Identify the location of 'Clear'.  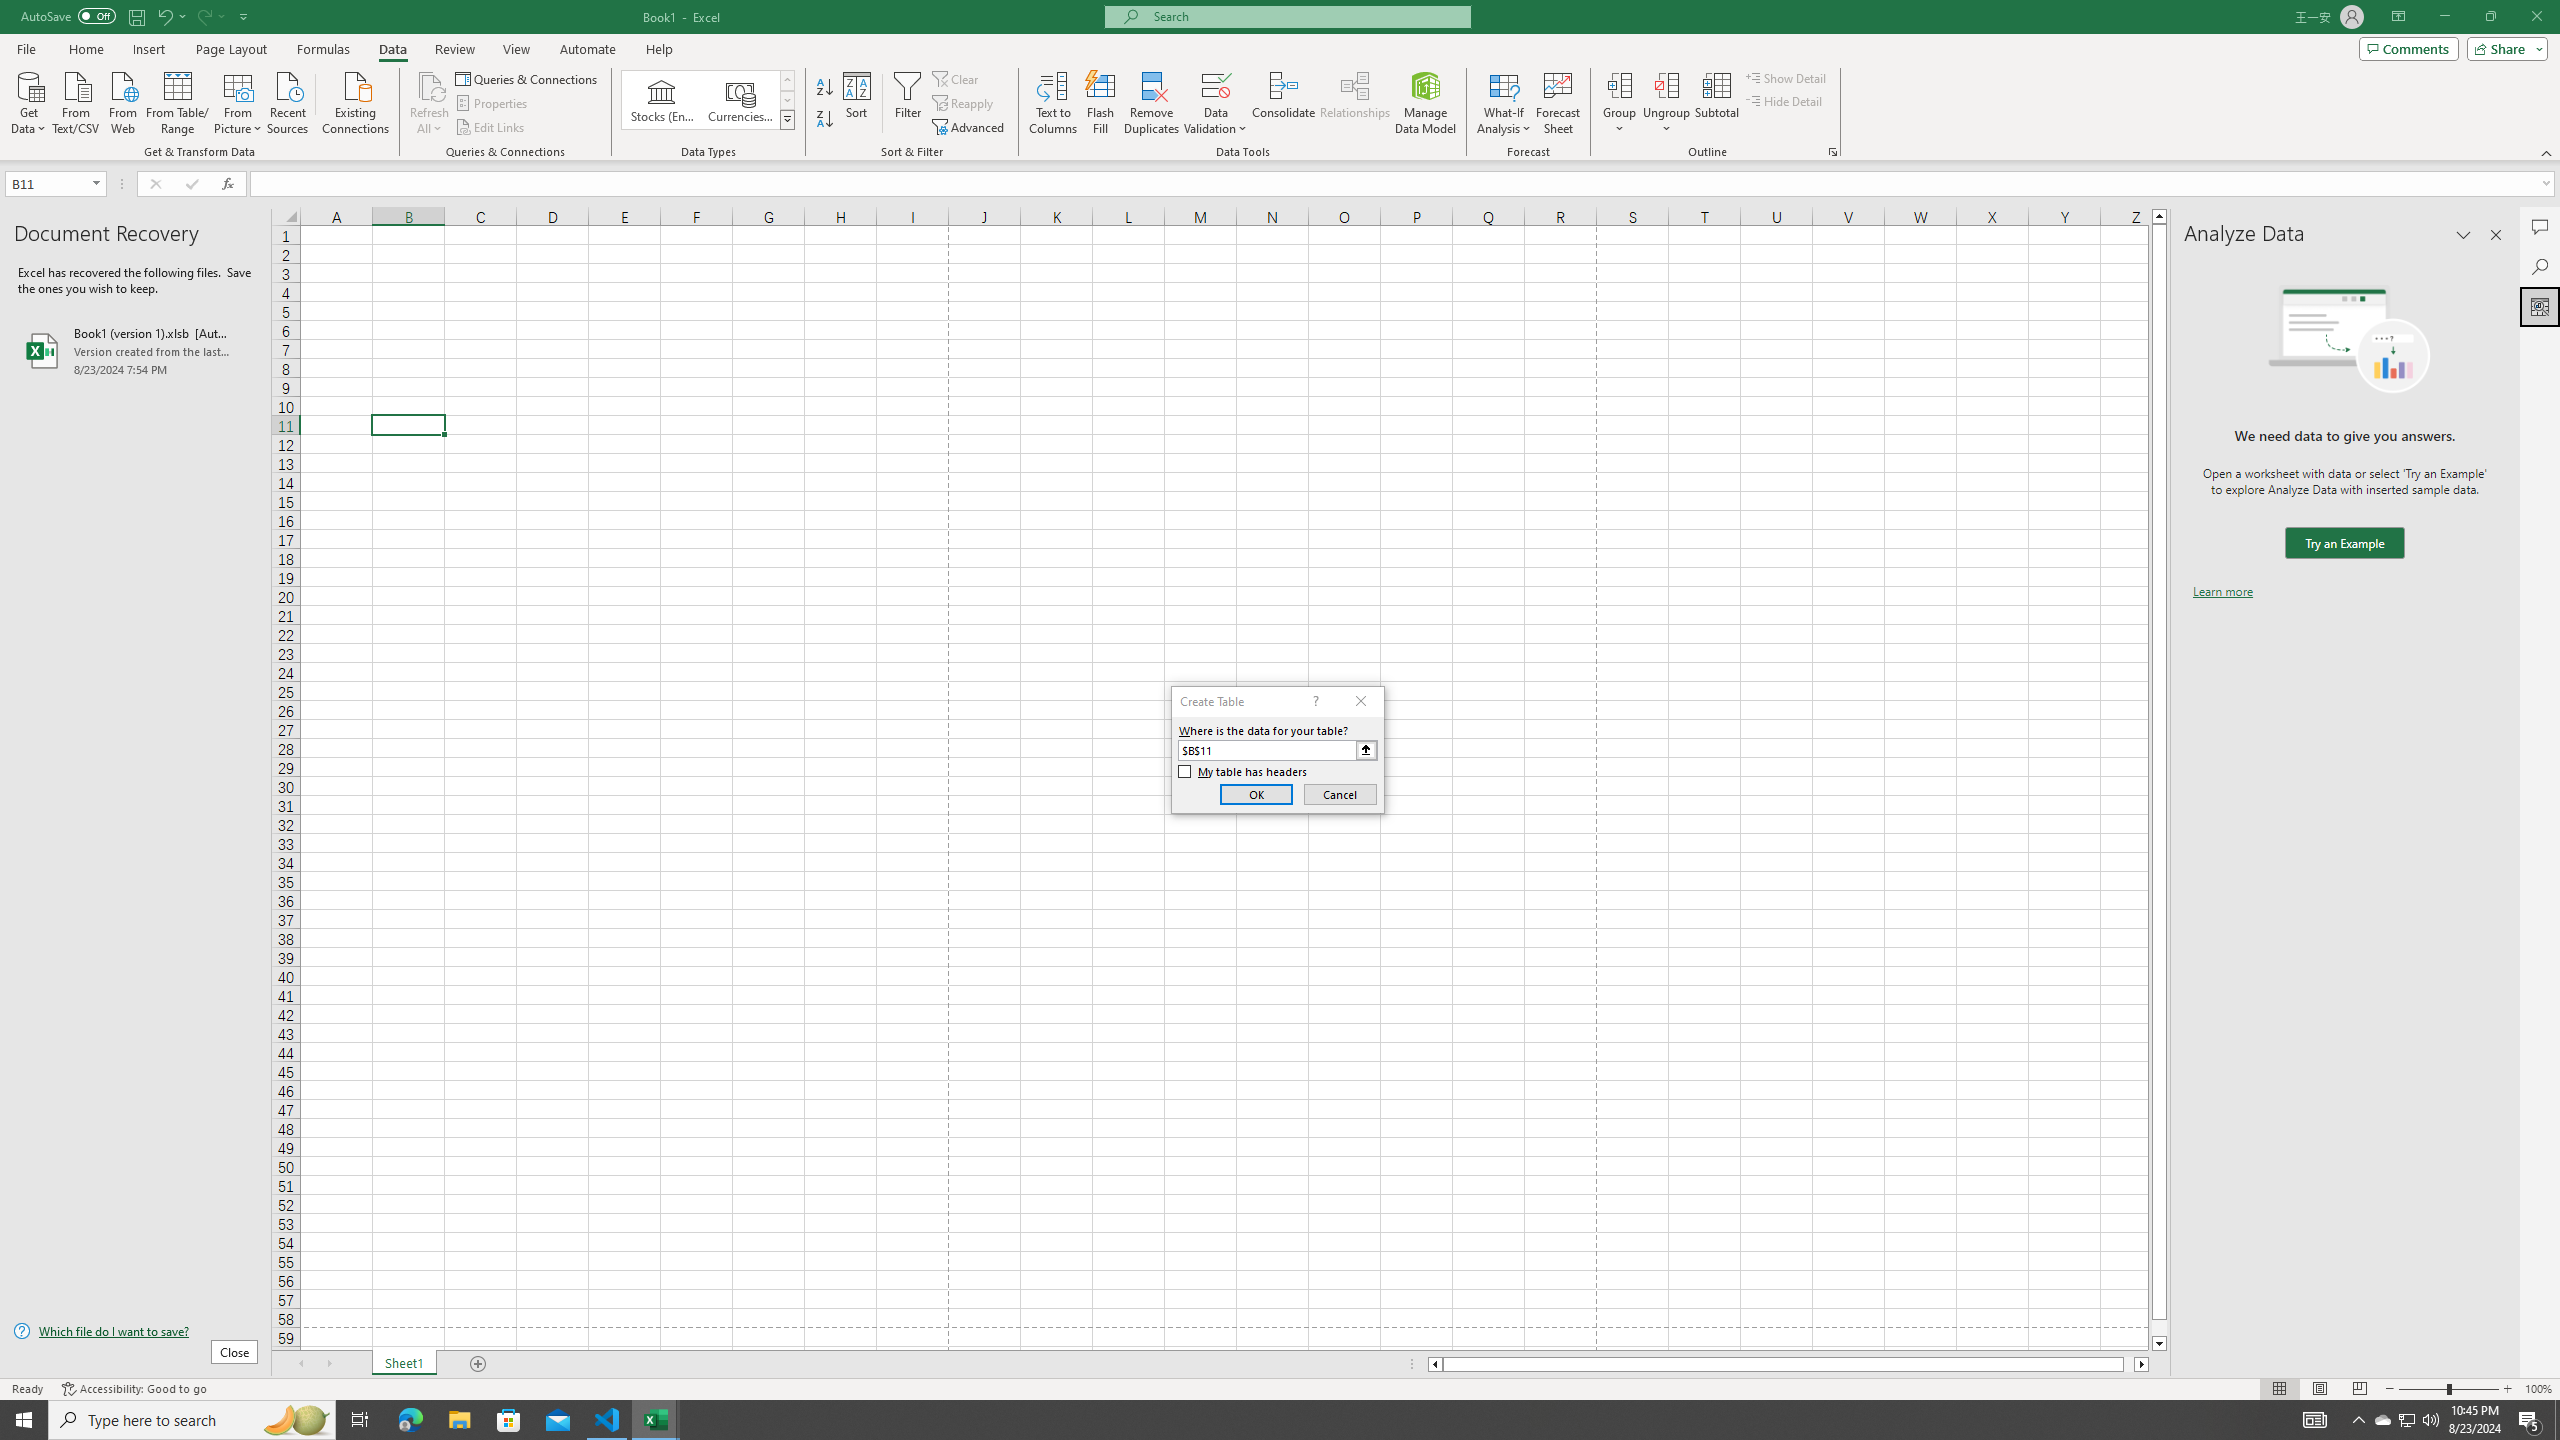
(957, 78).